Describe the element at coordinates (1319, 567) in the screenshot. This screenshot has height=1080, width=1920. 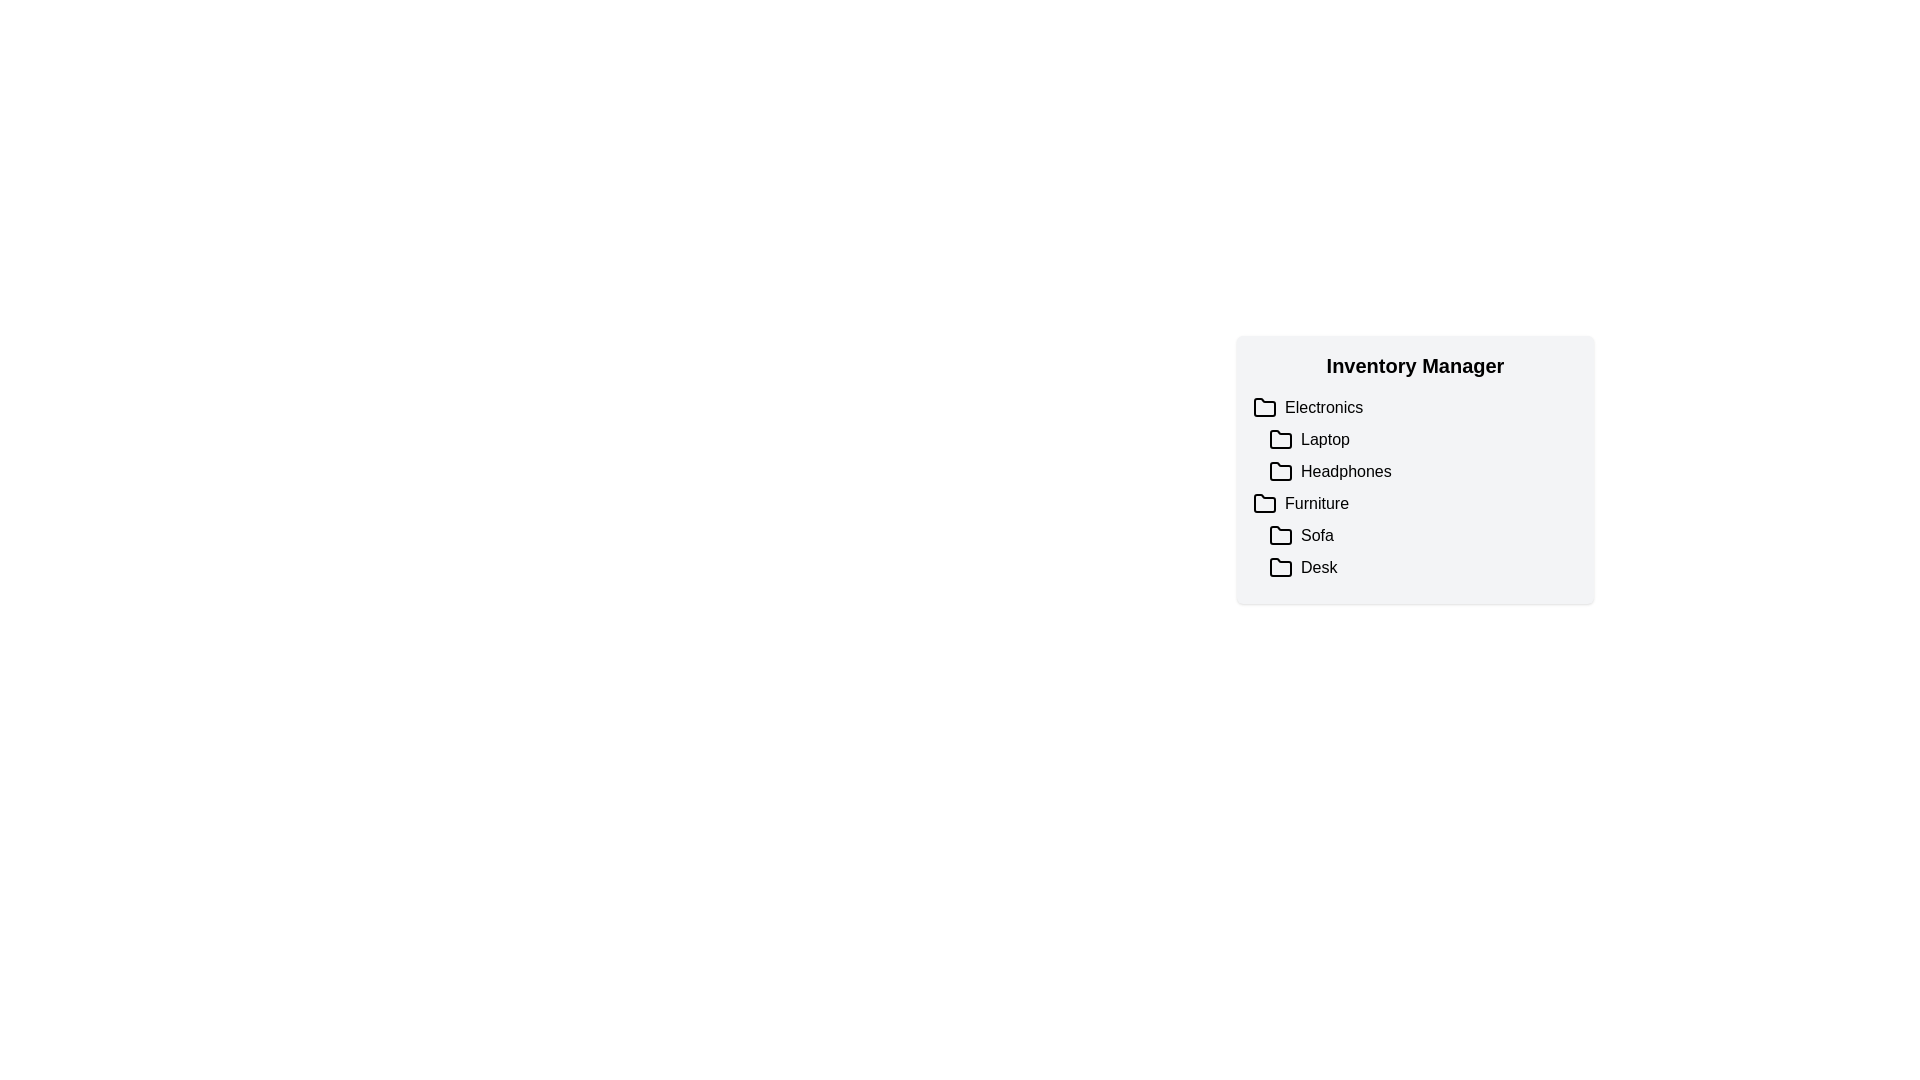
I see `the text label displaying 'Desk', which is the last item in the vertical list under 'Inventory Manager'` at that location.